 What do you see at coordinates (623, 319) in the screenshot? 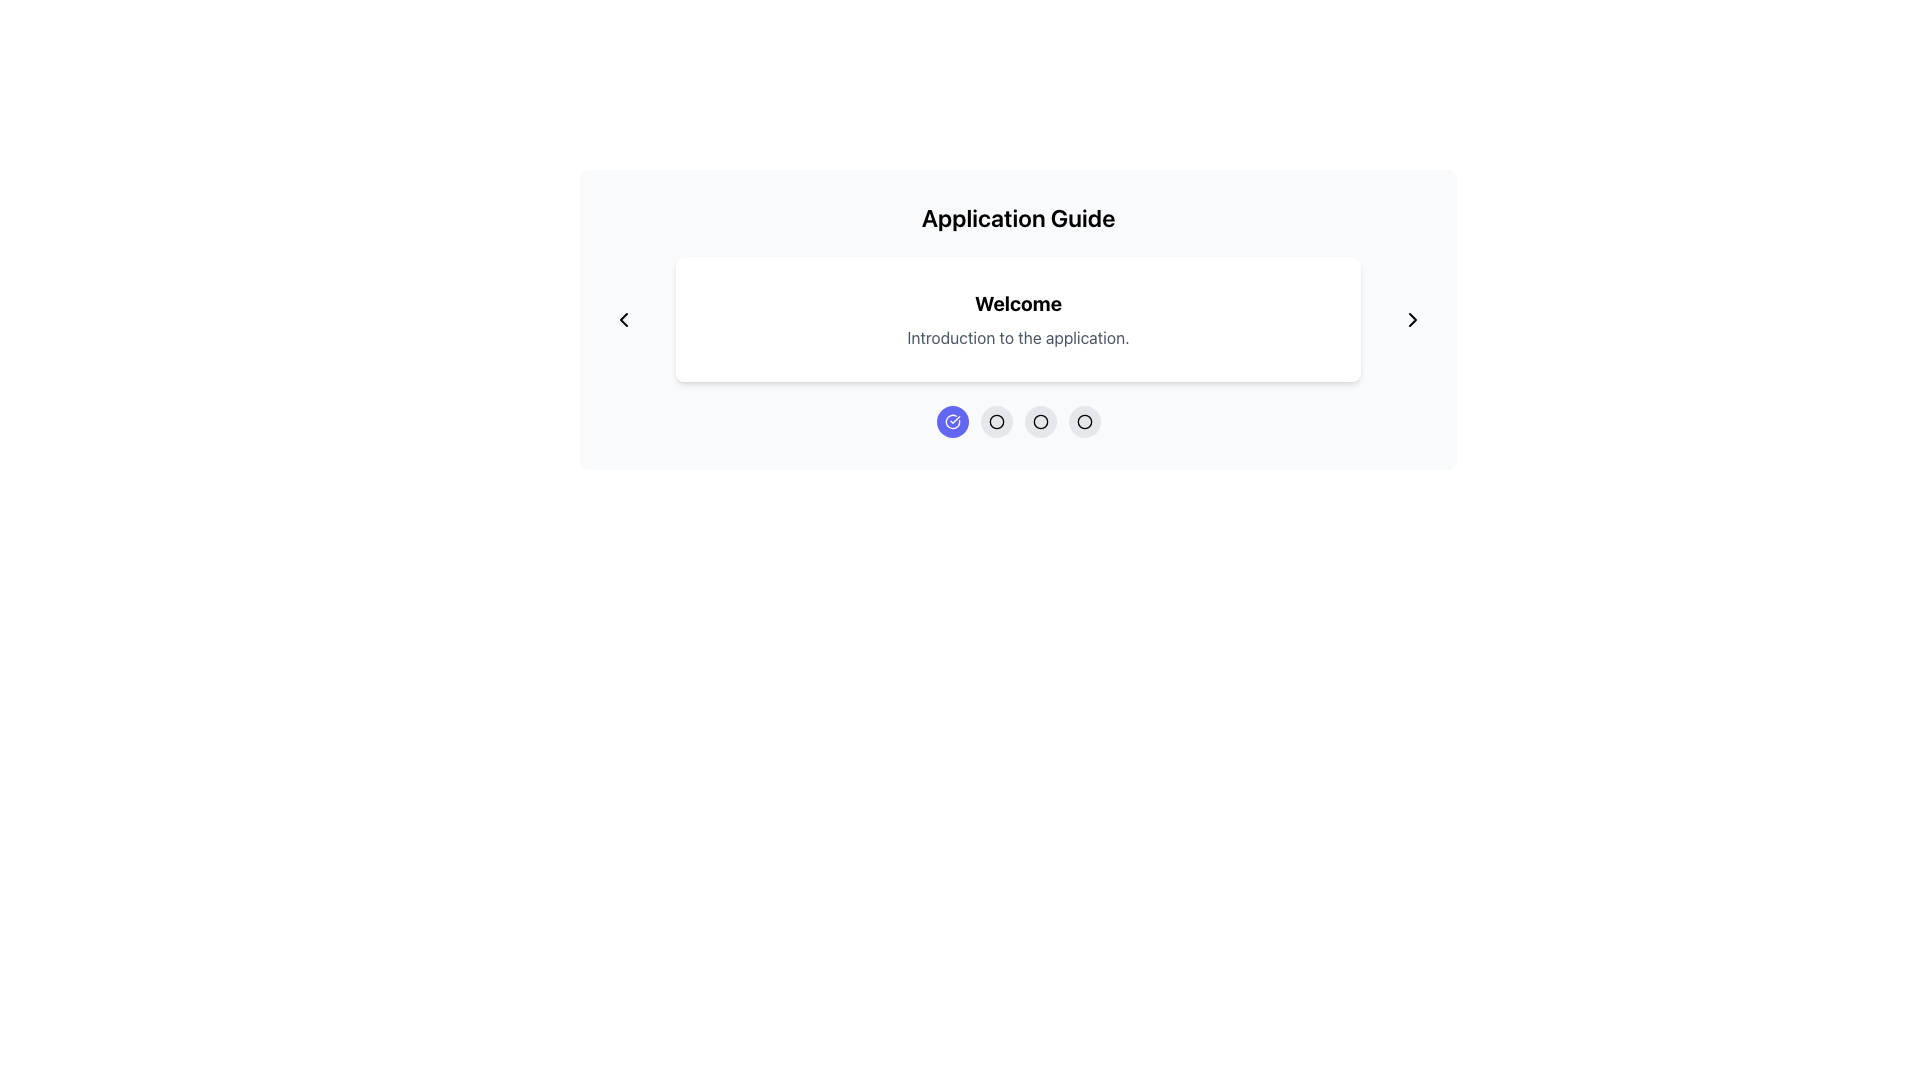
I see `the left-pointing chevron icon with a thin black outline, which is used for navigational purposes and is located to the far left of the 'Welcome' content` at bounding box center [623, 319].